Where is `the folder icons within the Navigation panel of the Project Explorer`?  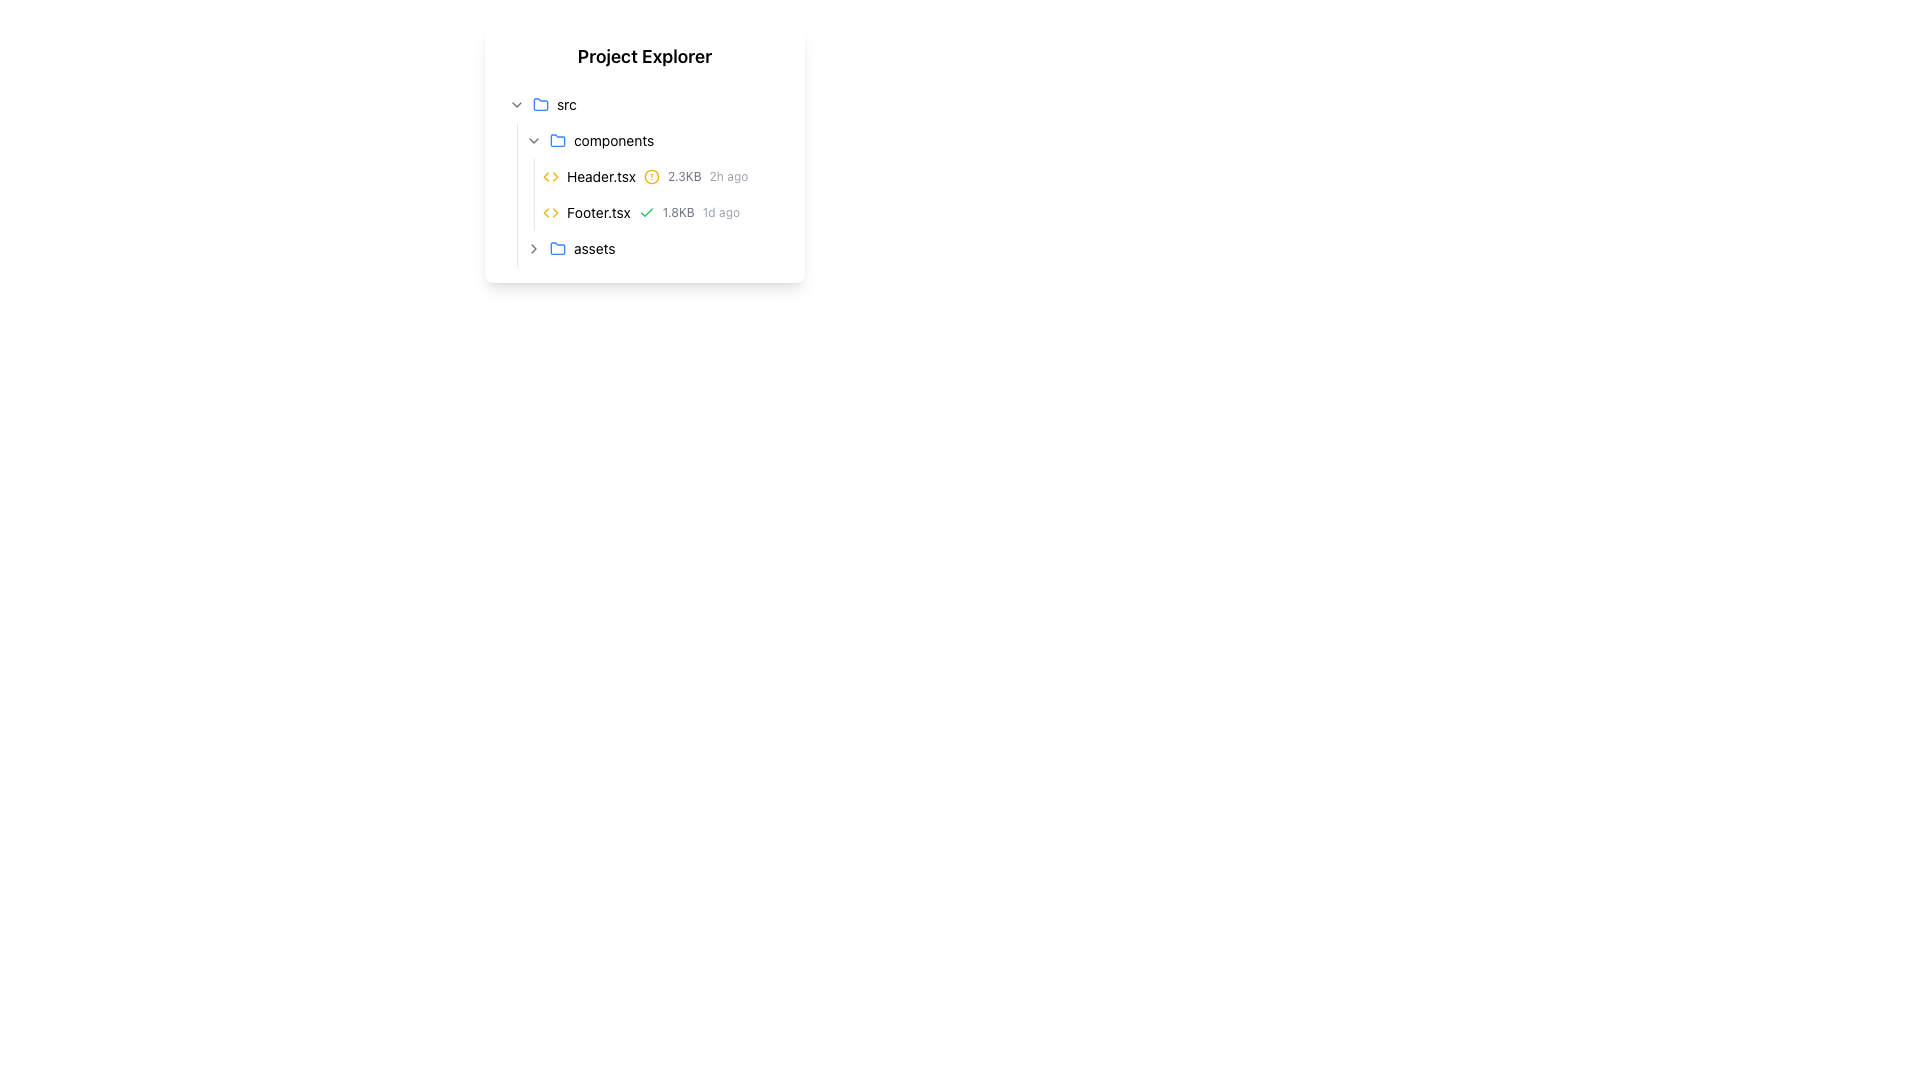
the folder icons within the Navigation panel of the Project Explorer is located at coordinates (644, 153).